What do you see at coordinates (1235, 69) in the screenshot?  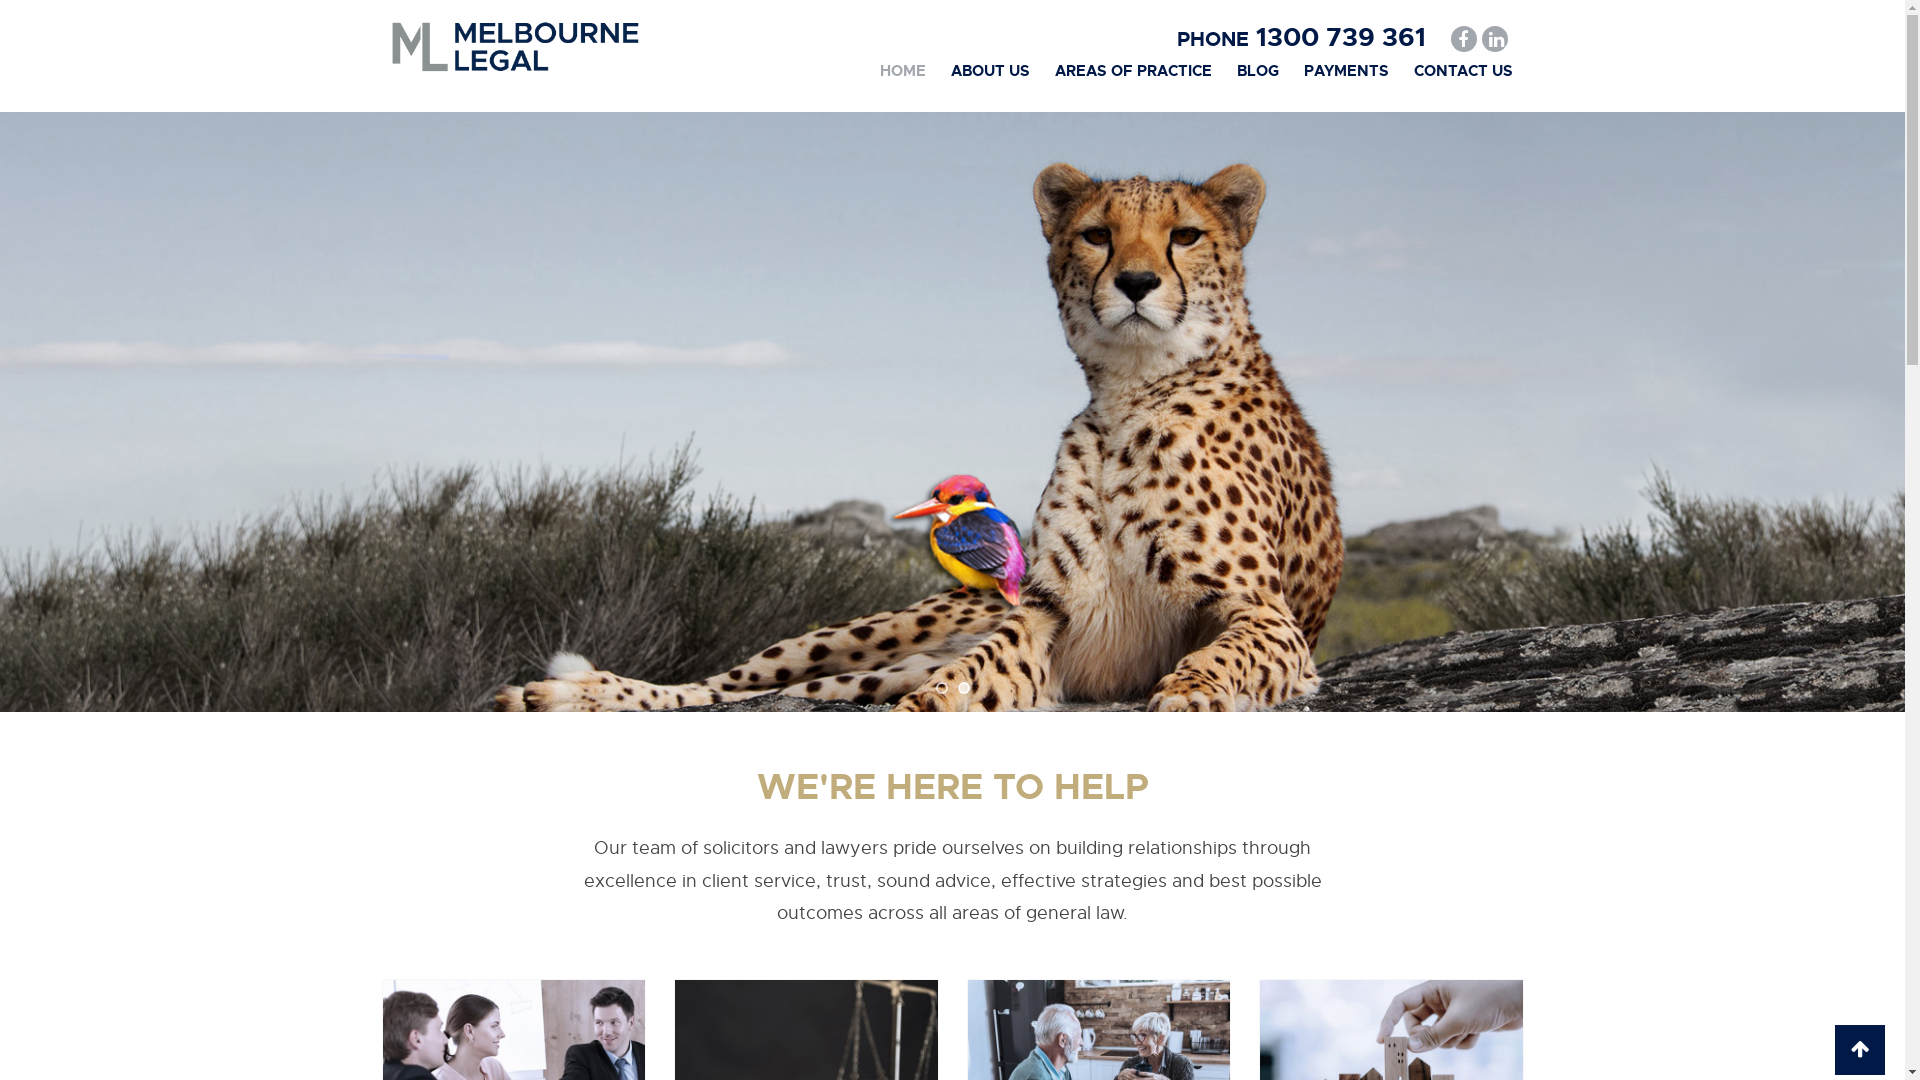 I see `'BLOG'` at bounding box center [1235, 69].